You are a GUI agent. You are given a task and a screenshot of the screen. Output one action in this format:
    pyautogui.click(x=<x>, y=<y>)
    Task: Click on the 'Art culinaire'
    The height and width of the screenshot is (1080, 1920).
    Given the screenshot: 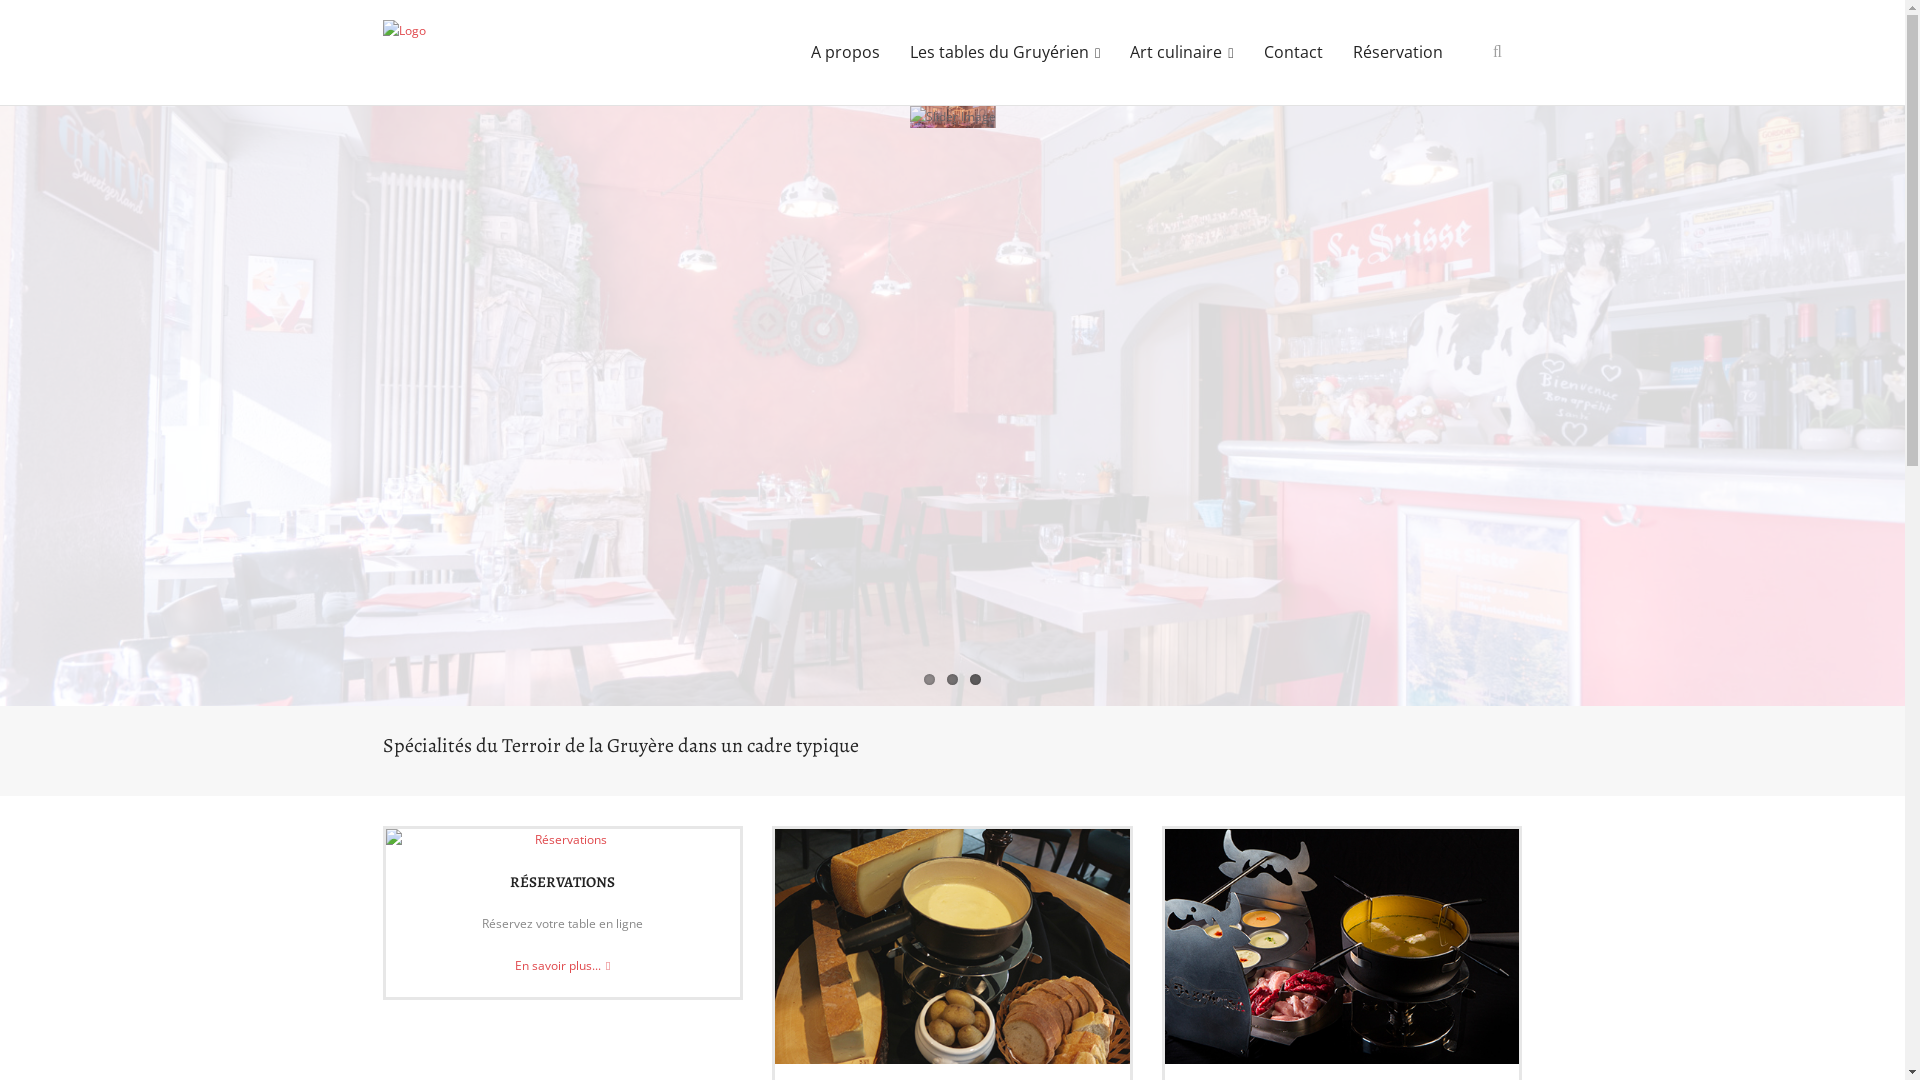 What is the action you would take?
    pyautogui.click(x=1181, y=51)
    